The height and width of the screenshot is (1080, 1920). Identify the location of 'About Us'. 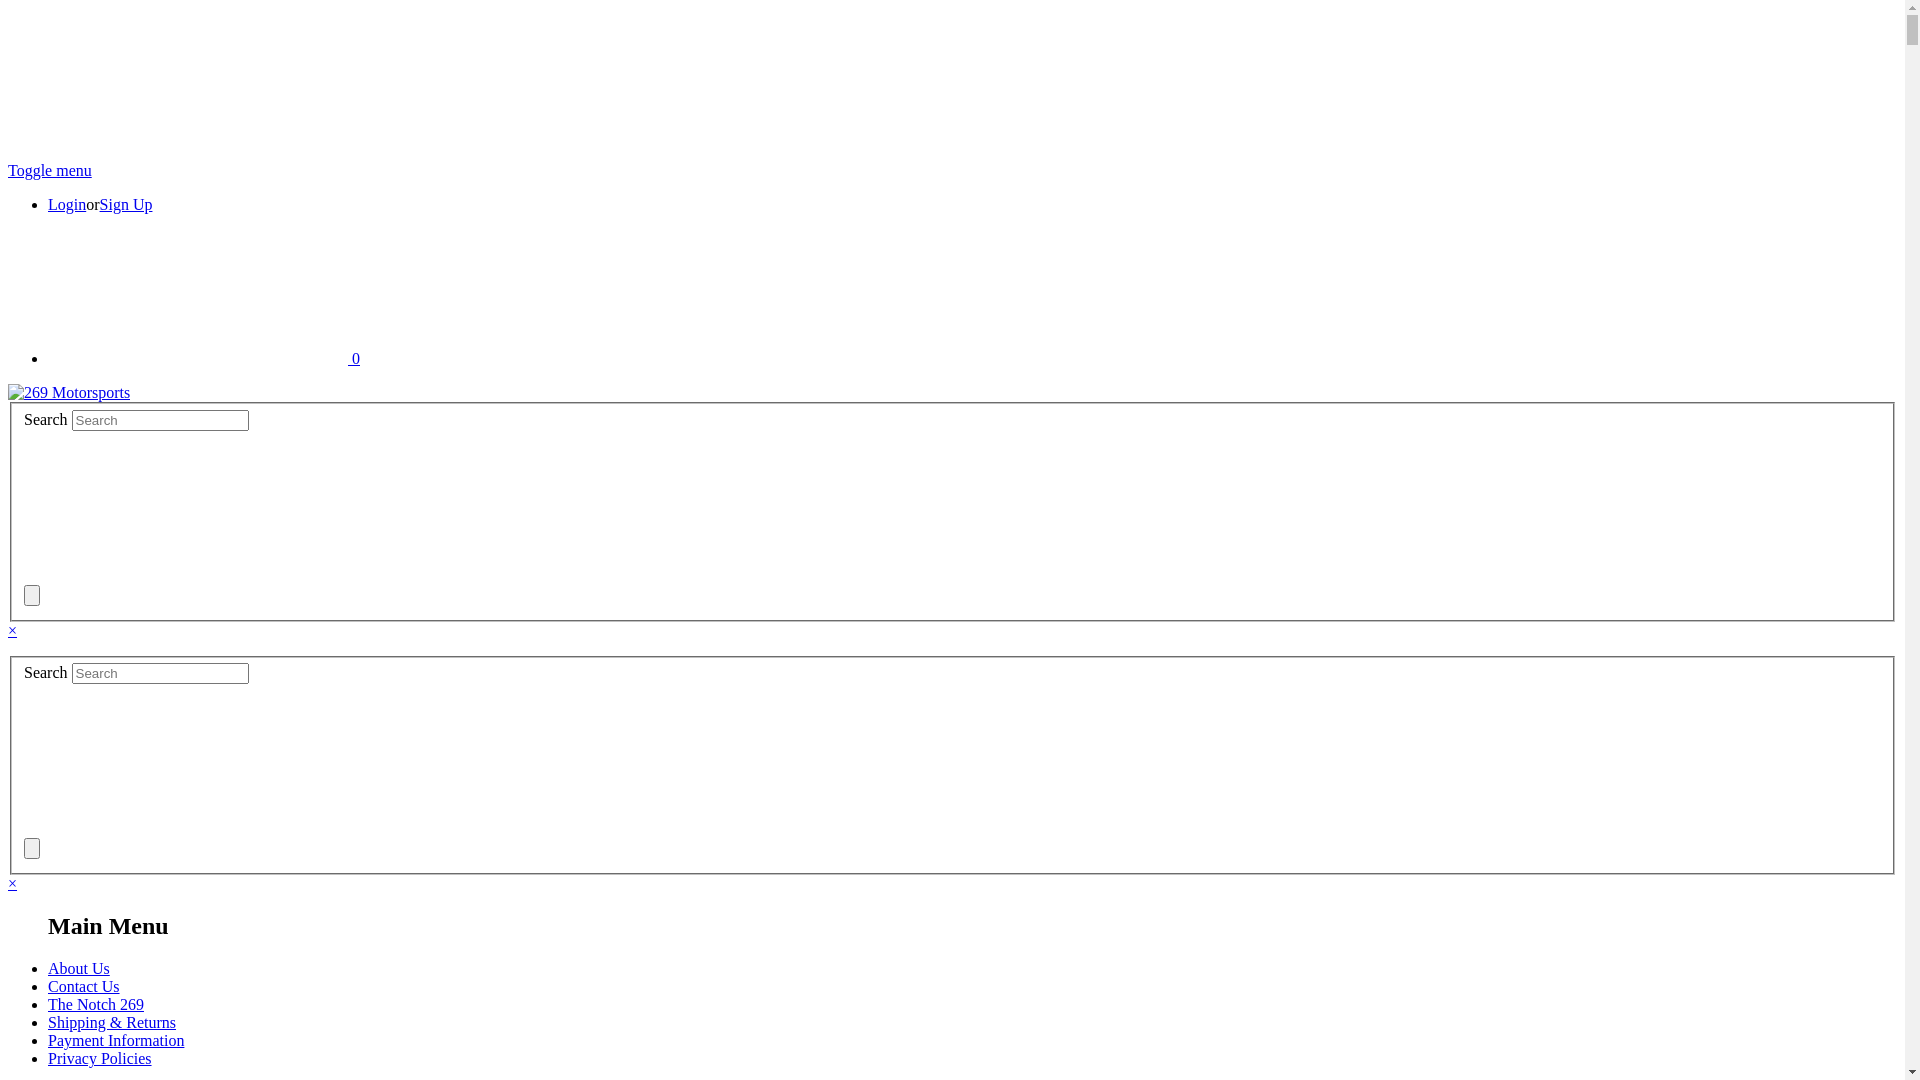
(78, 967).